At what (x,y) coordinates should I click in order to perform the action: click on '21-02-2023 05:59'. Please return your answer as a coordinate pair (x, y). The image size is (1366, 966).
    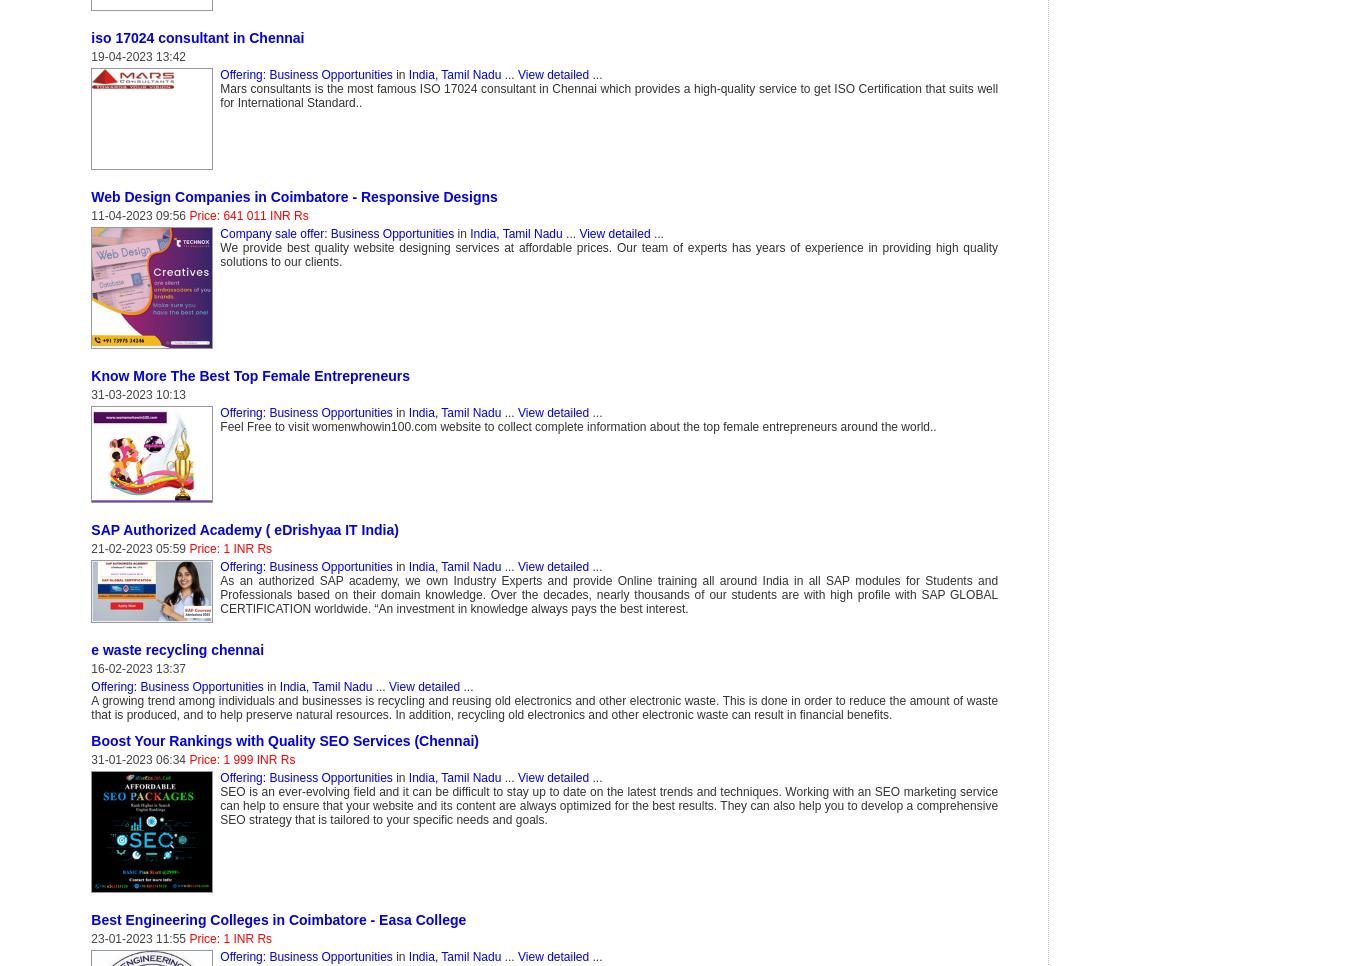
    Looking at the image, I should click on (139, 548).